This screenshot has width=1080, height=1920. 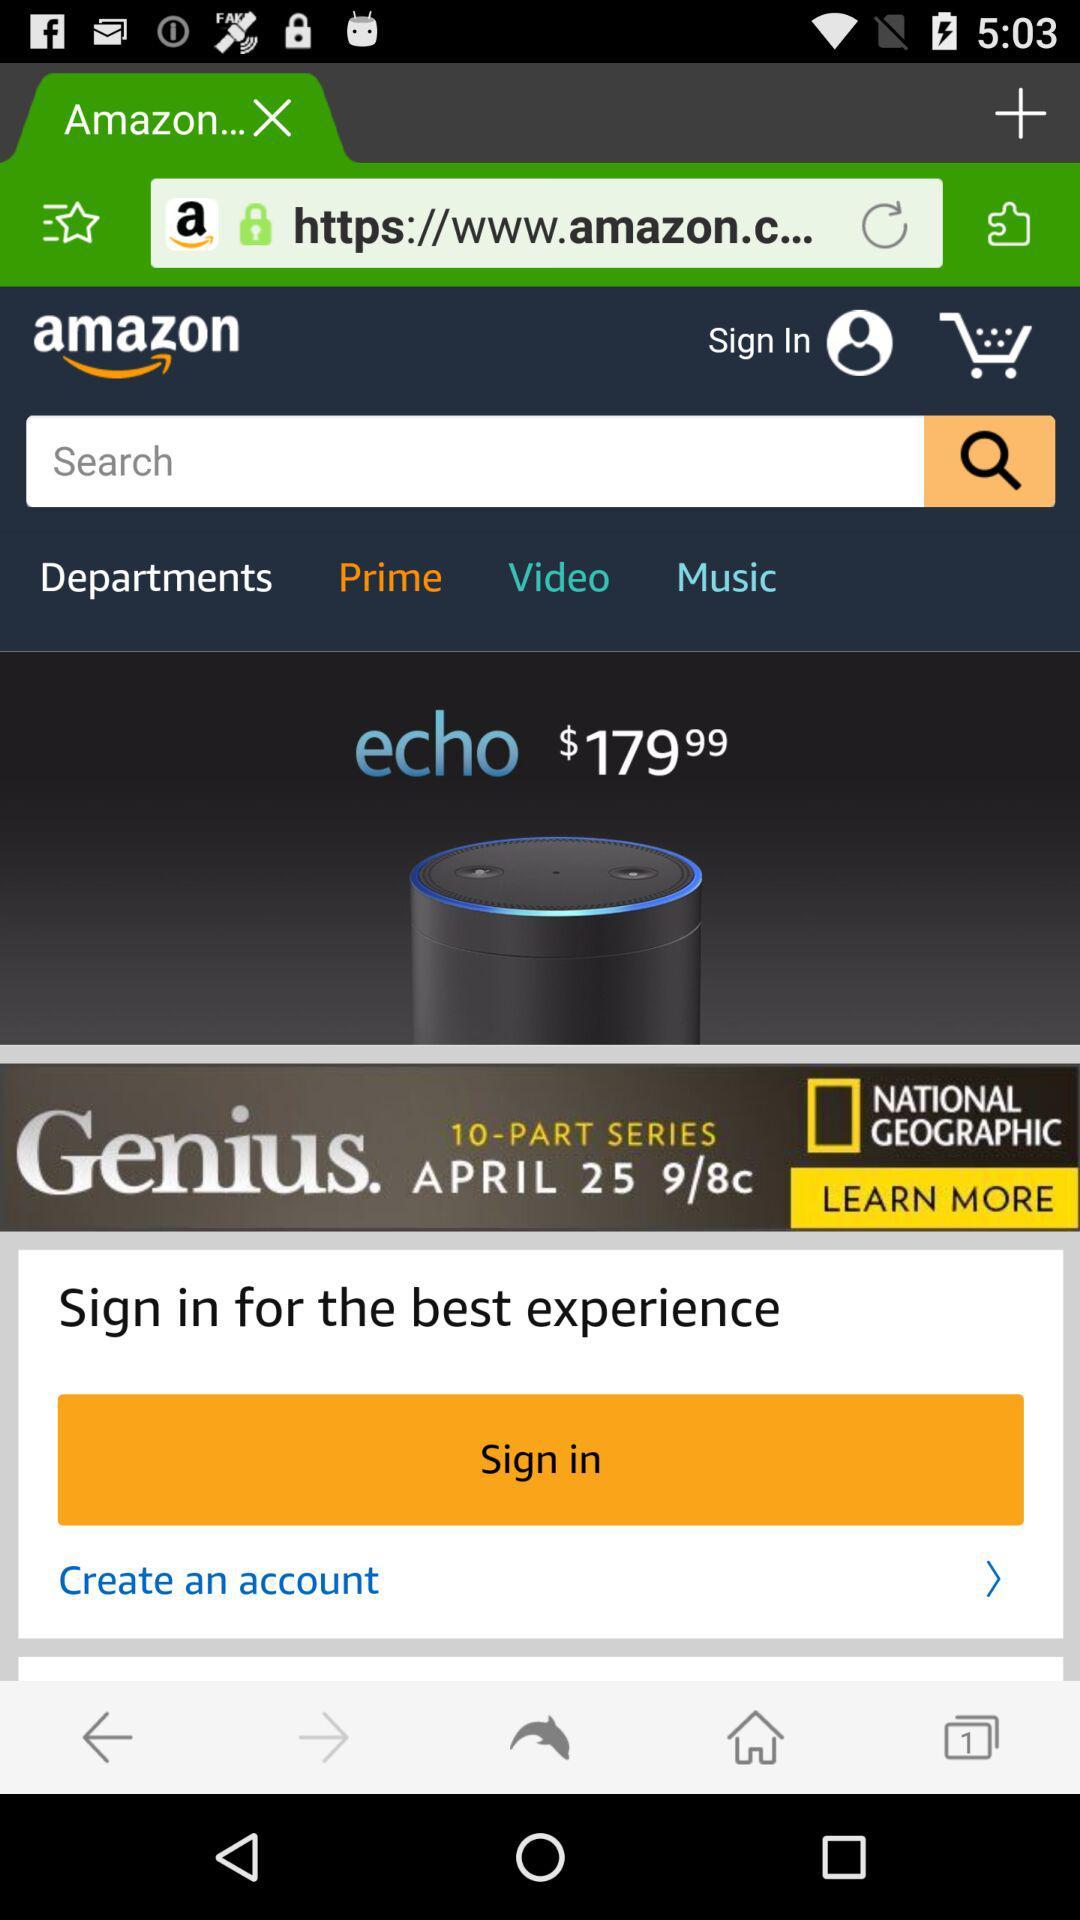 I want to click on increment button, so click(x=1017, y=111).